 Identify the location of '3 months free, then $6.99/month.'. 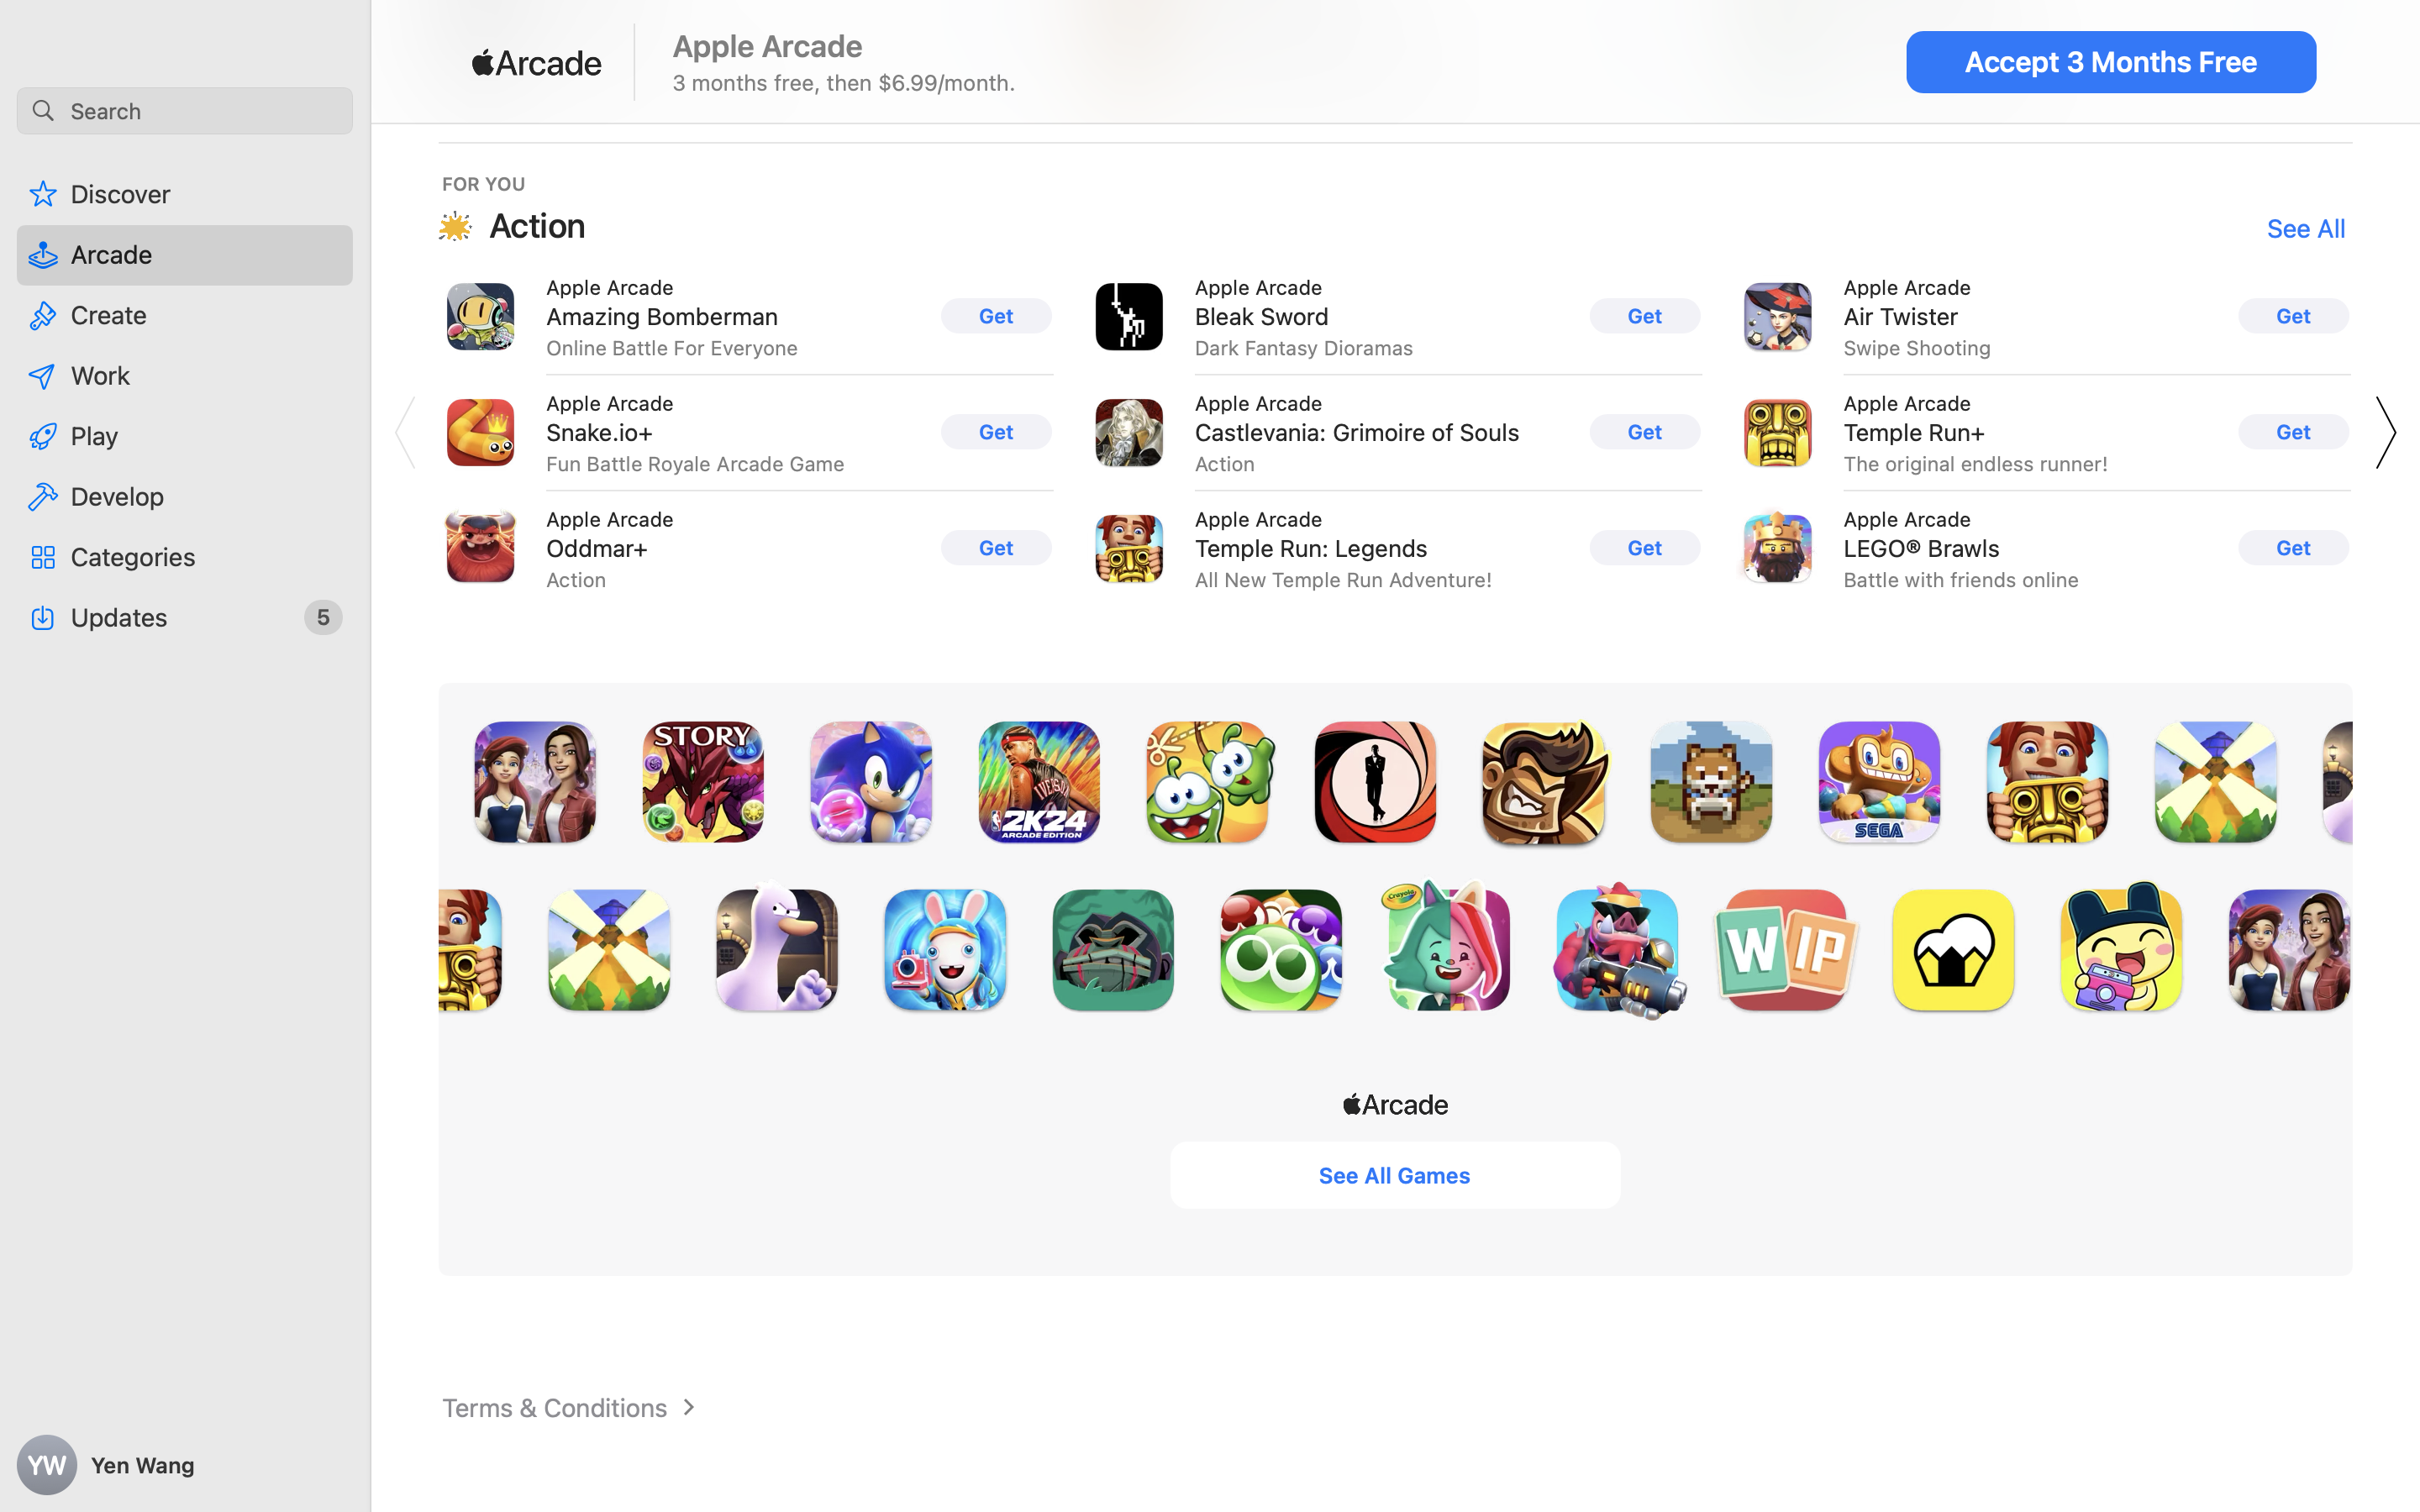
(844, 81).